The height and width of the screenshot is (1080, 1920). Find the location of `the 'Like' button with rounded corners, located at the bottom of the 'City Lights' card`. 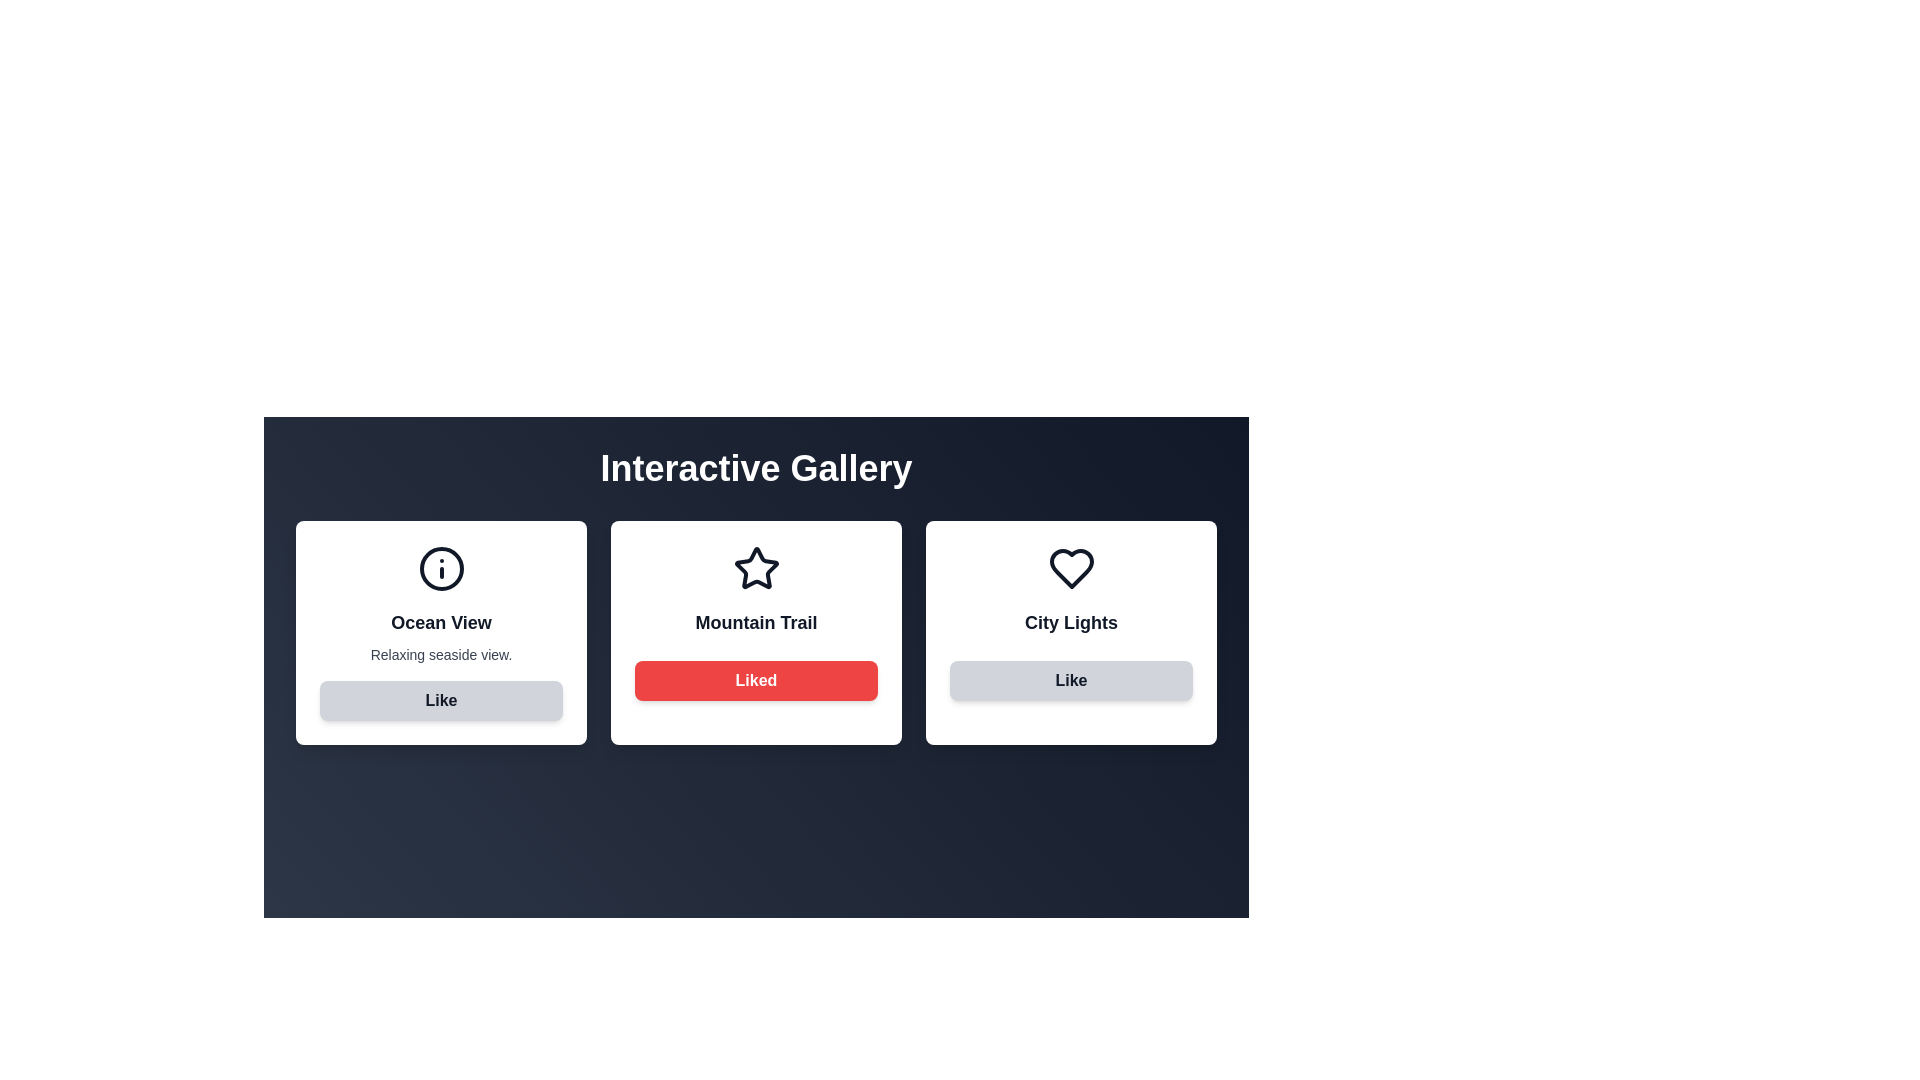

the 'Like' button with rounded corners, located at the bottom of the 'City Lights' card is located at coordinates (1070, 680).